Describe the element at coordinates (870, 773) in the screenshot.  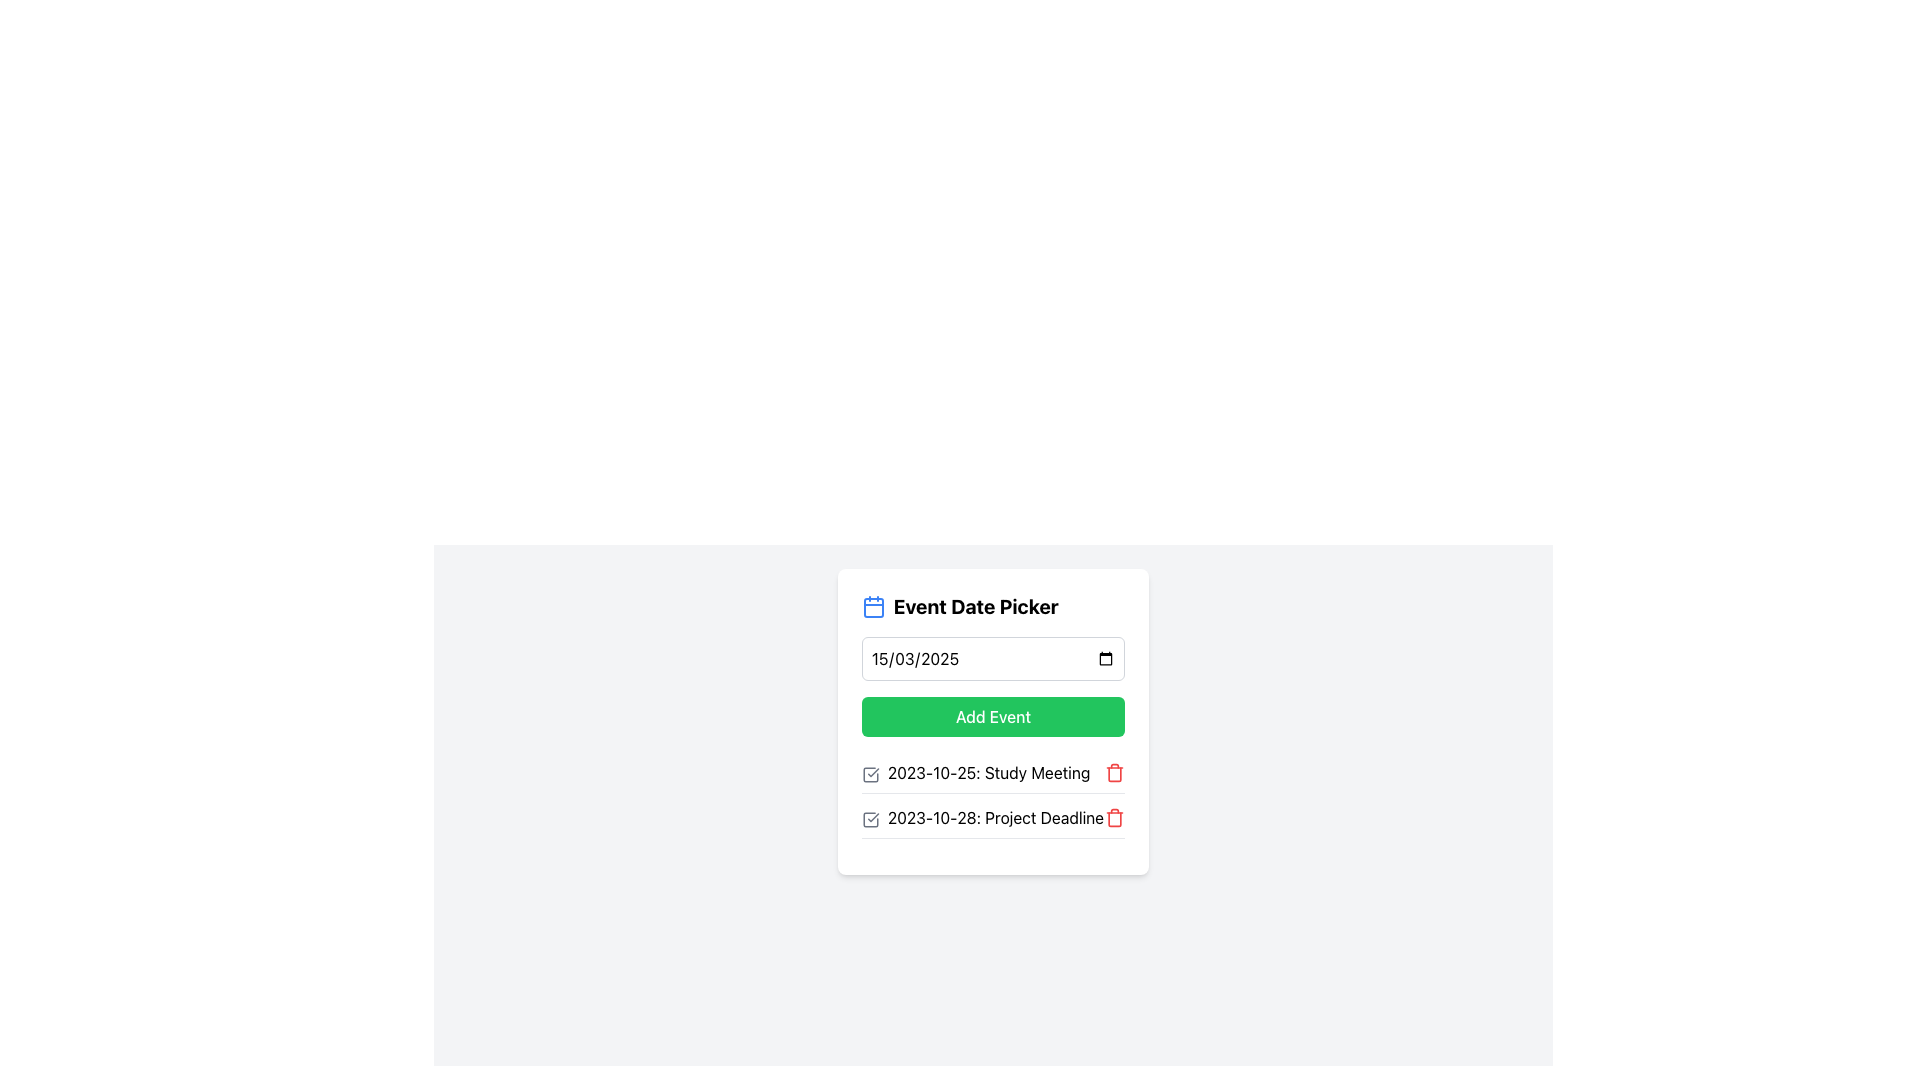
I see `from the checkbox, which is rendered as an SVG graphic` at that location.